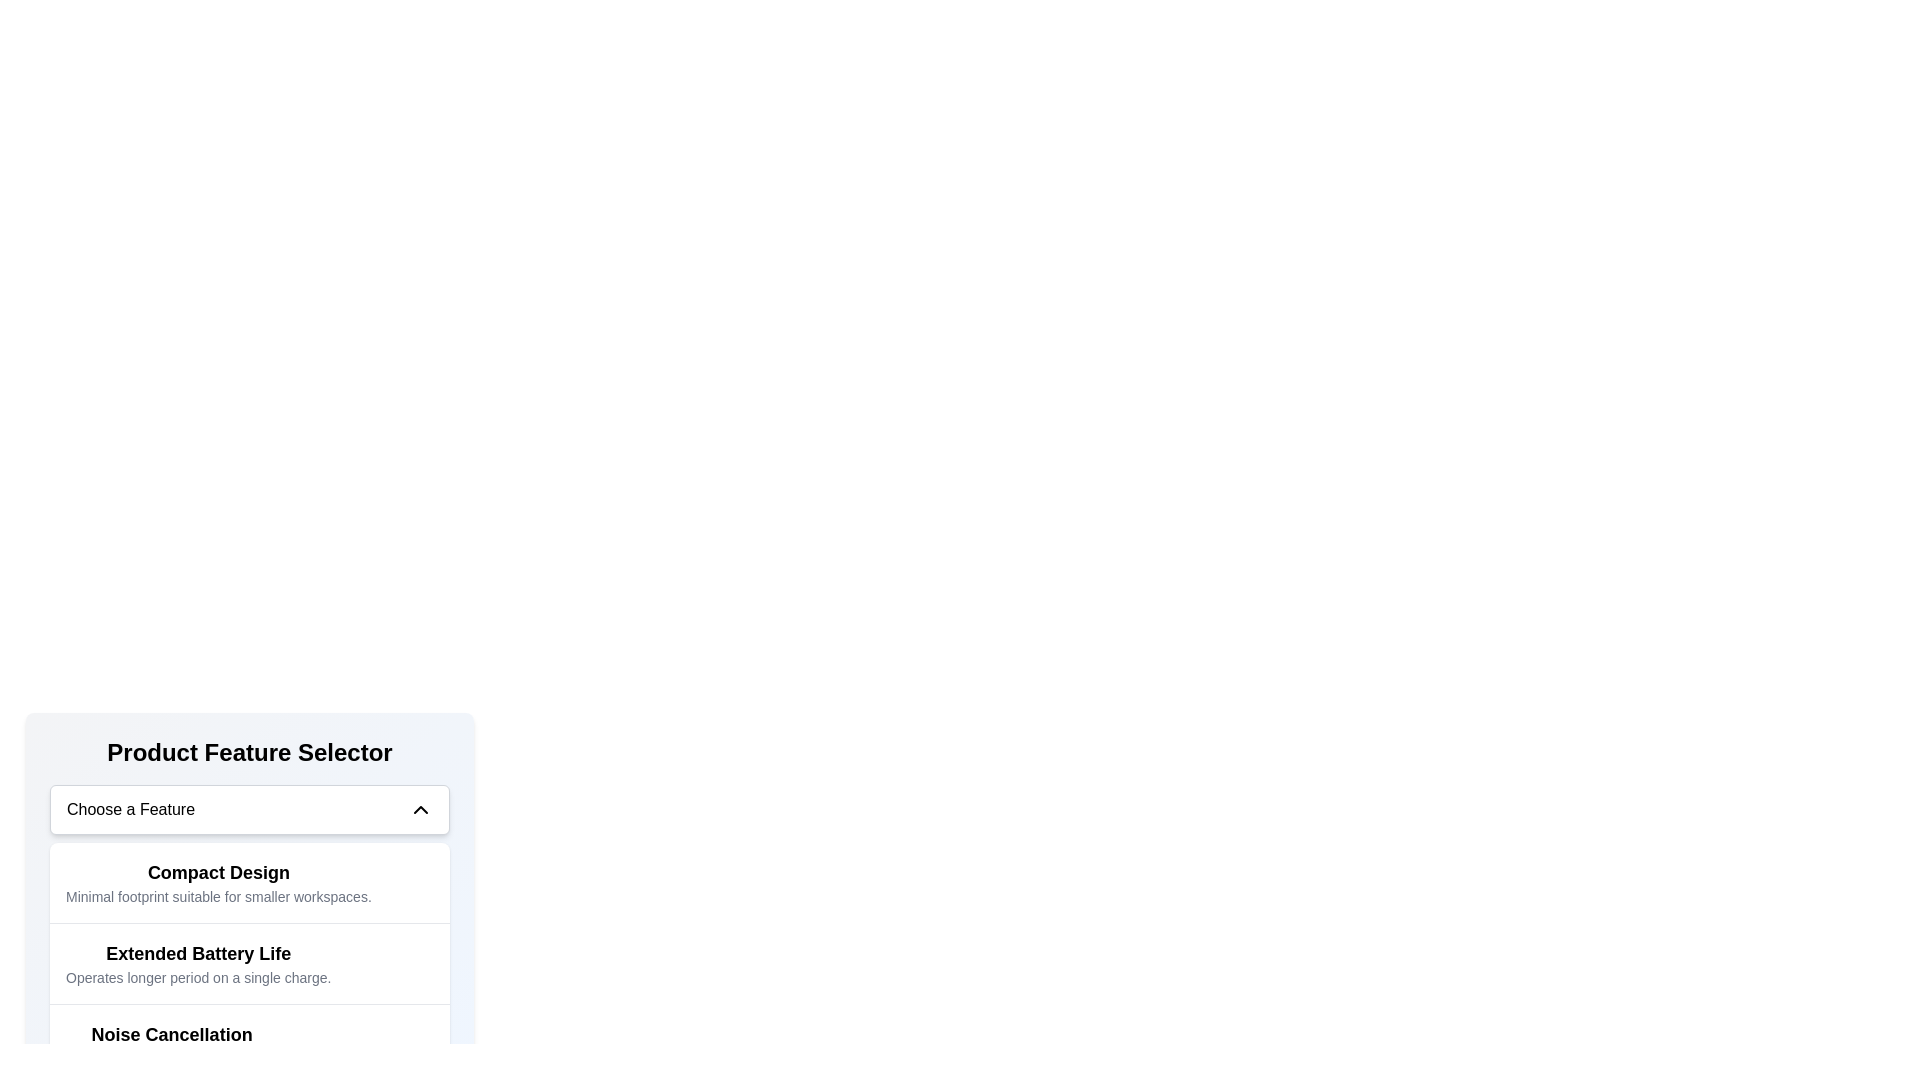 Image resolution: width=1920 pixels, height=1080 pixels. Describe the element at coordinates (198, 963) in the screenshot. I see `text content of the description card highlighting the 'Extended Battery Life' feature, located within the second card under the 'Product Feature Selector' section` at that location.